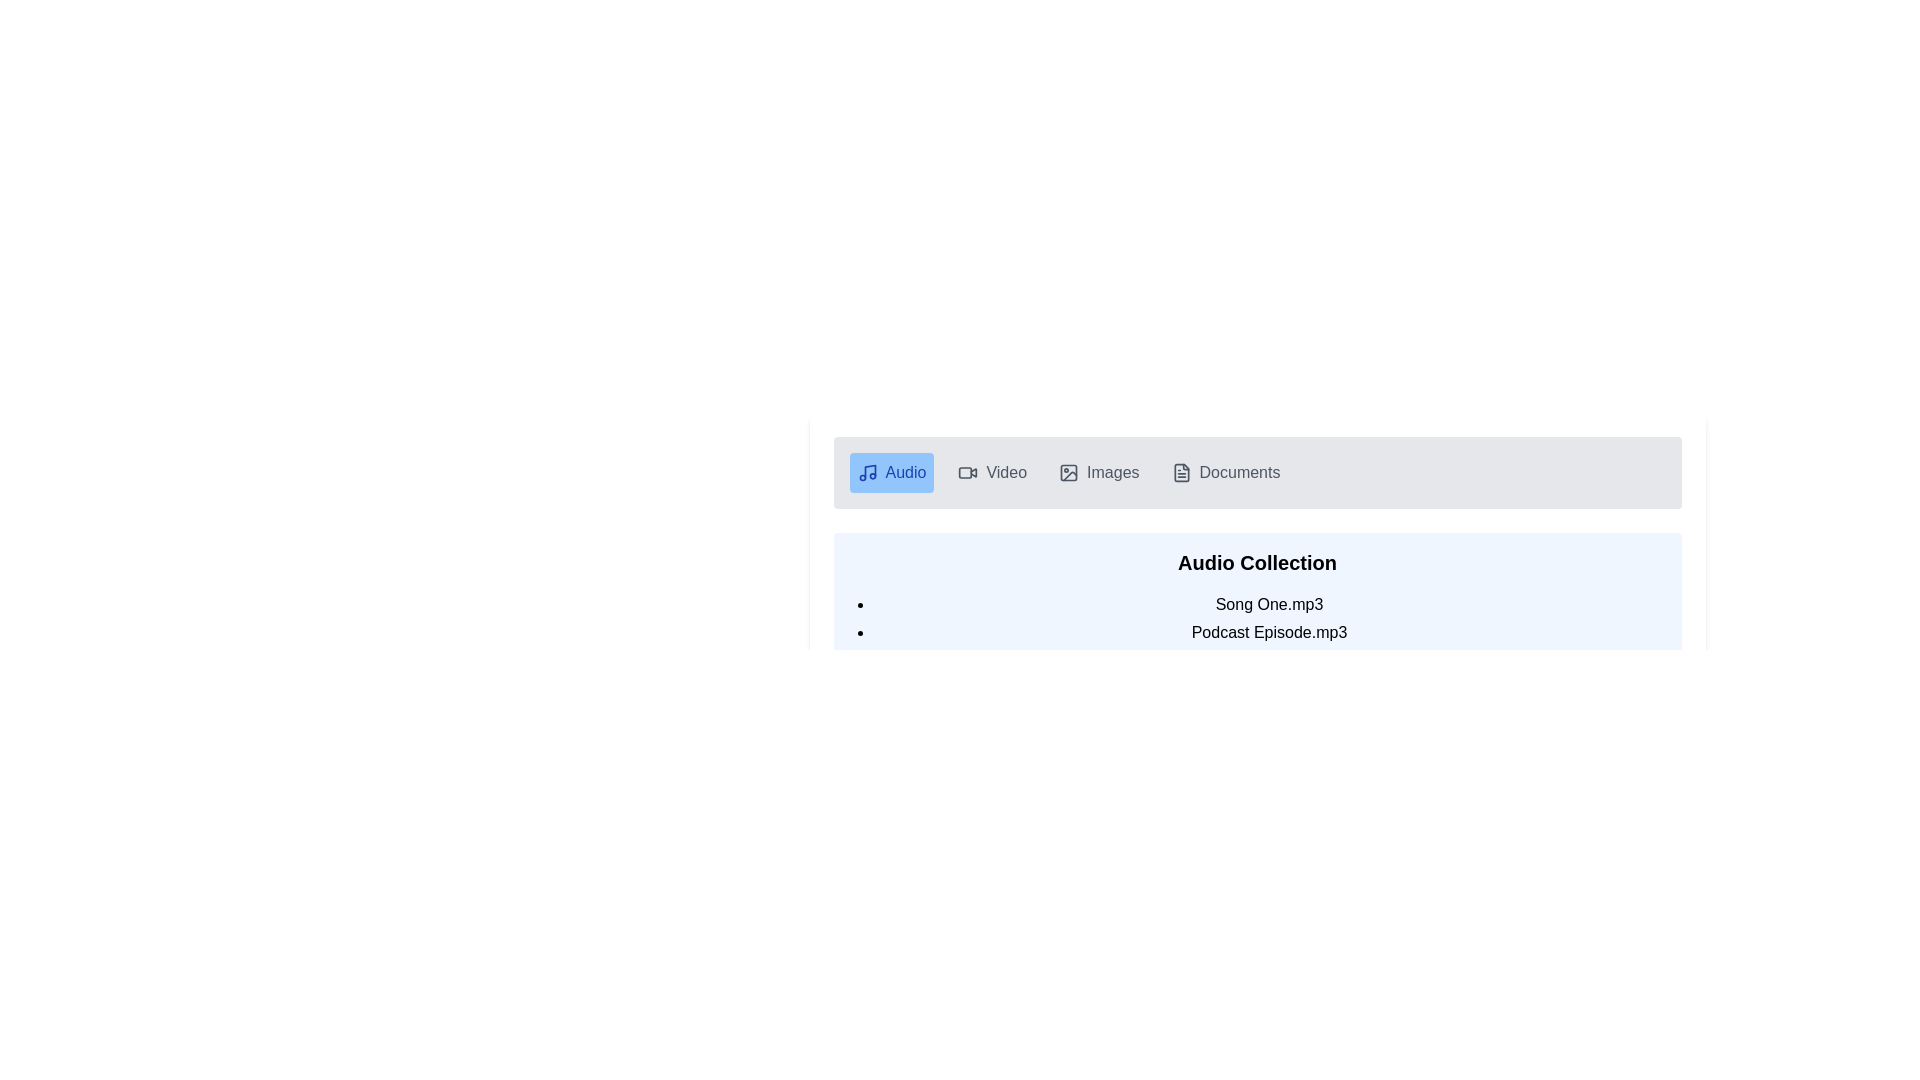 This screenshot has width=1920, height=1080. Describe the element at coordinates (1256, 563) in the screenshot. I see `title 'Audio Collection' which is a bold text headline positioned at the top center of the audio files section` at that location.